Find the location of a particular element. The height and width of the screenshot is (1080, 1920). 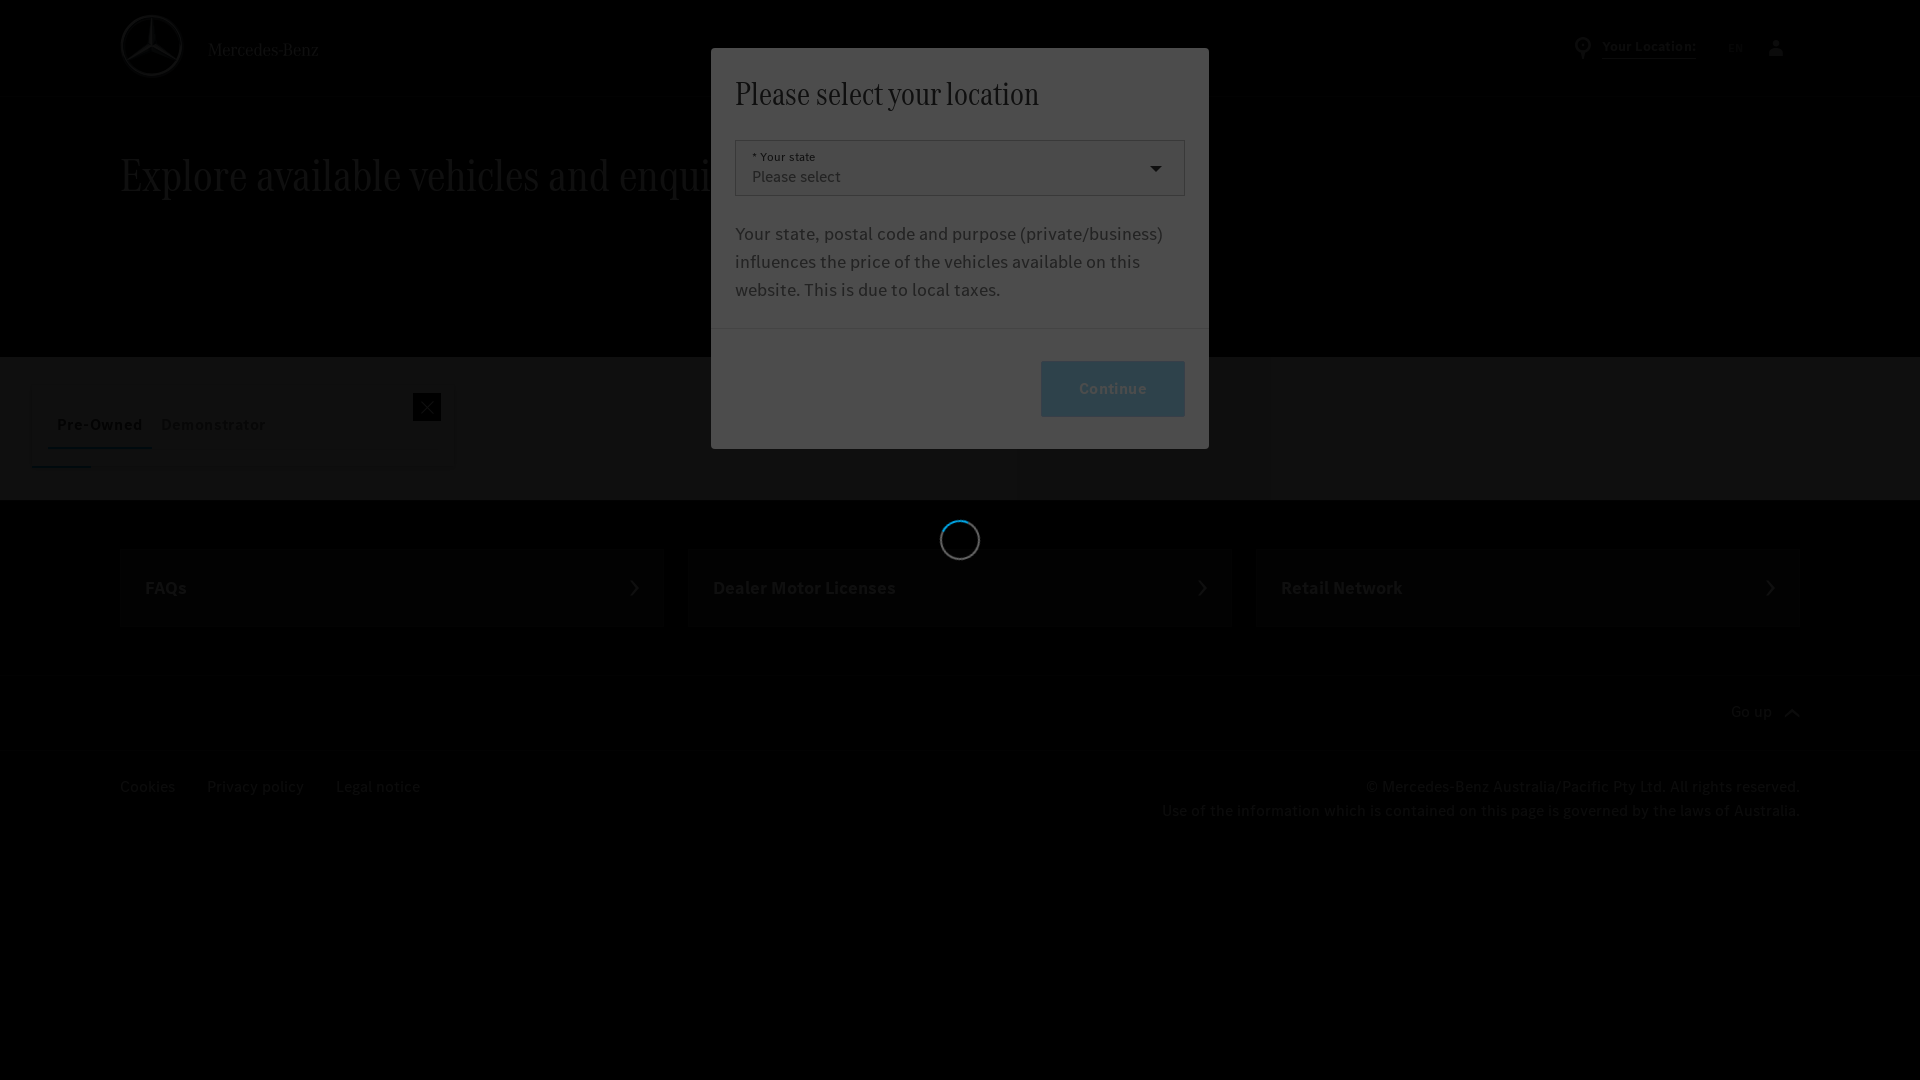

'EN' is located at coordinates (1735, 46).